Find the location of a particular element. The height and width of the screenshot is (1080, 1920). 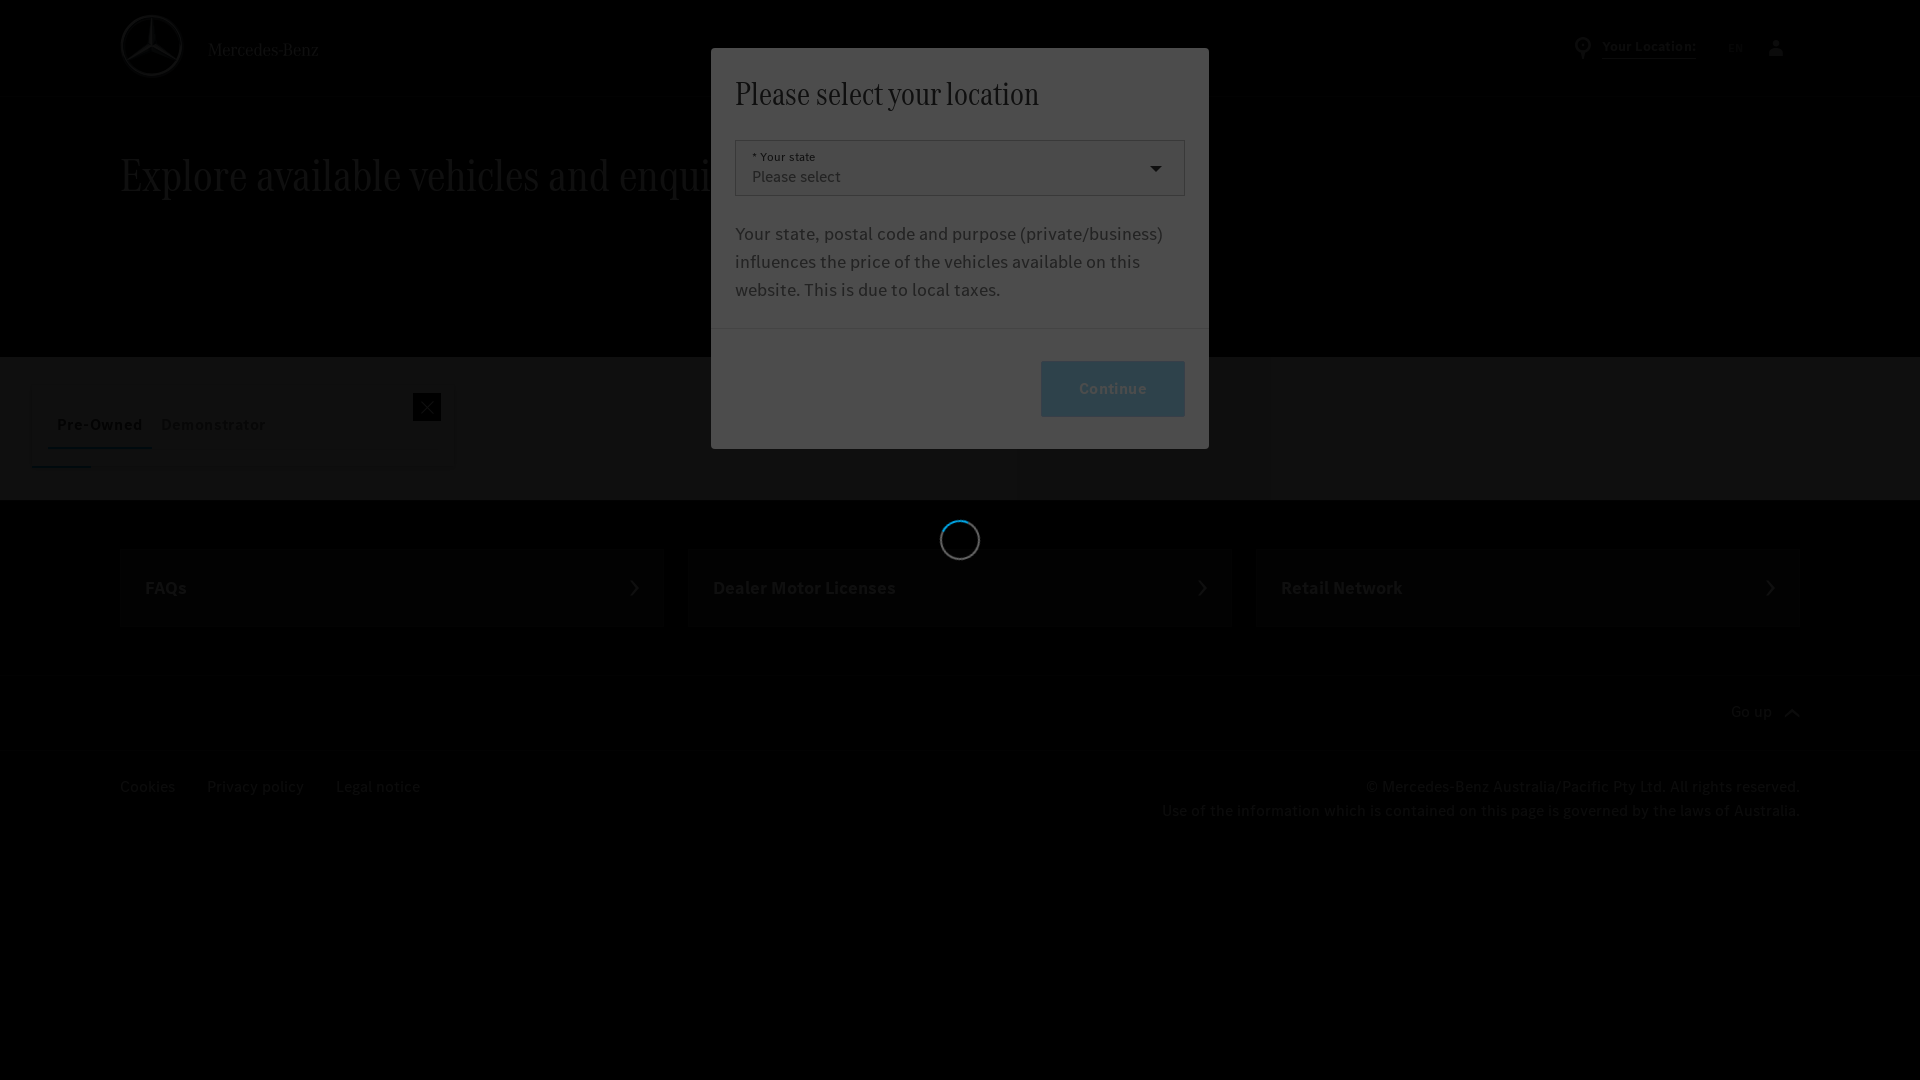

'EN' is located at coordinates (1735, 46).